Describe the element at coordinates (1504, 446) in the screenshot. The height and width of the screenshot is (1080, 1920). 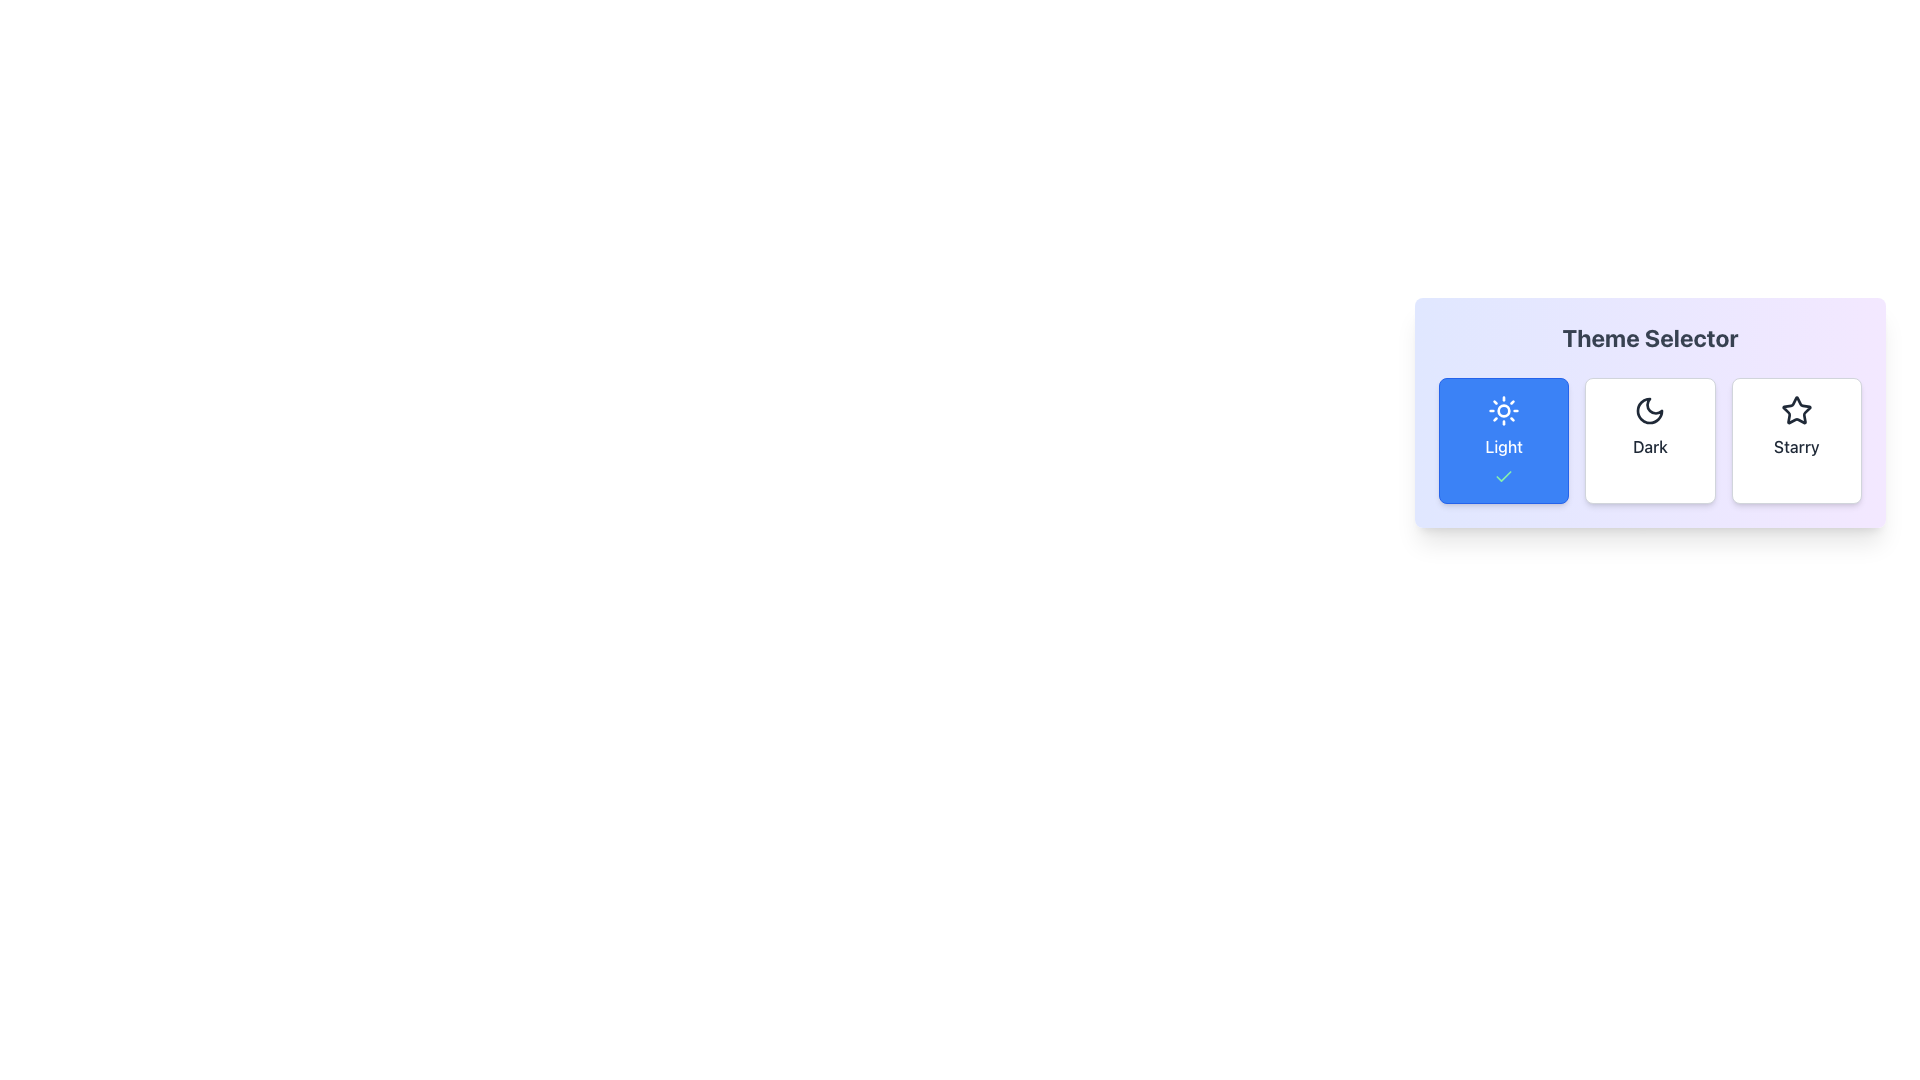
I see `the text displaying 'Light' within the blue rectangular card` at that location.